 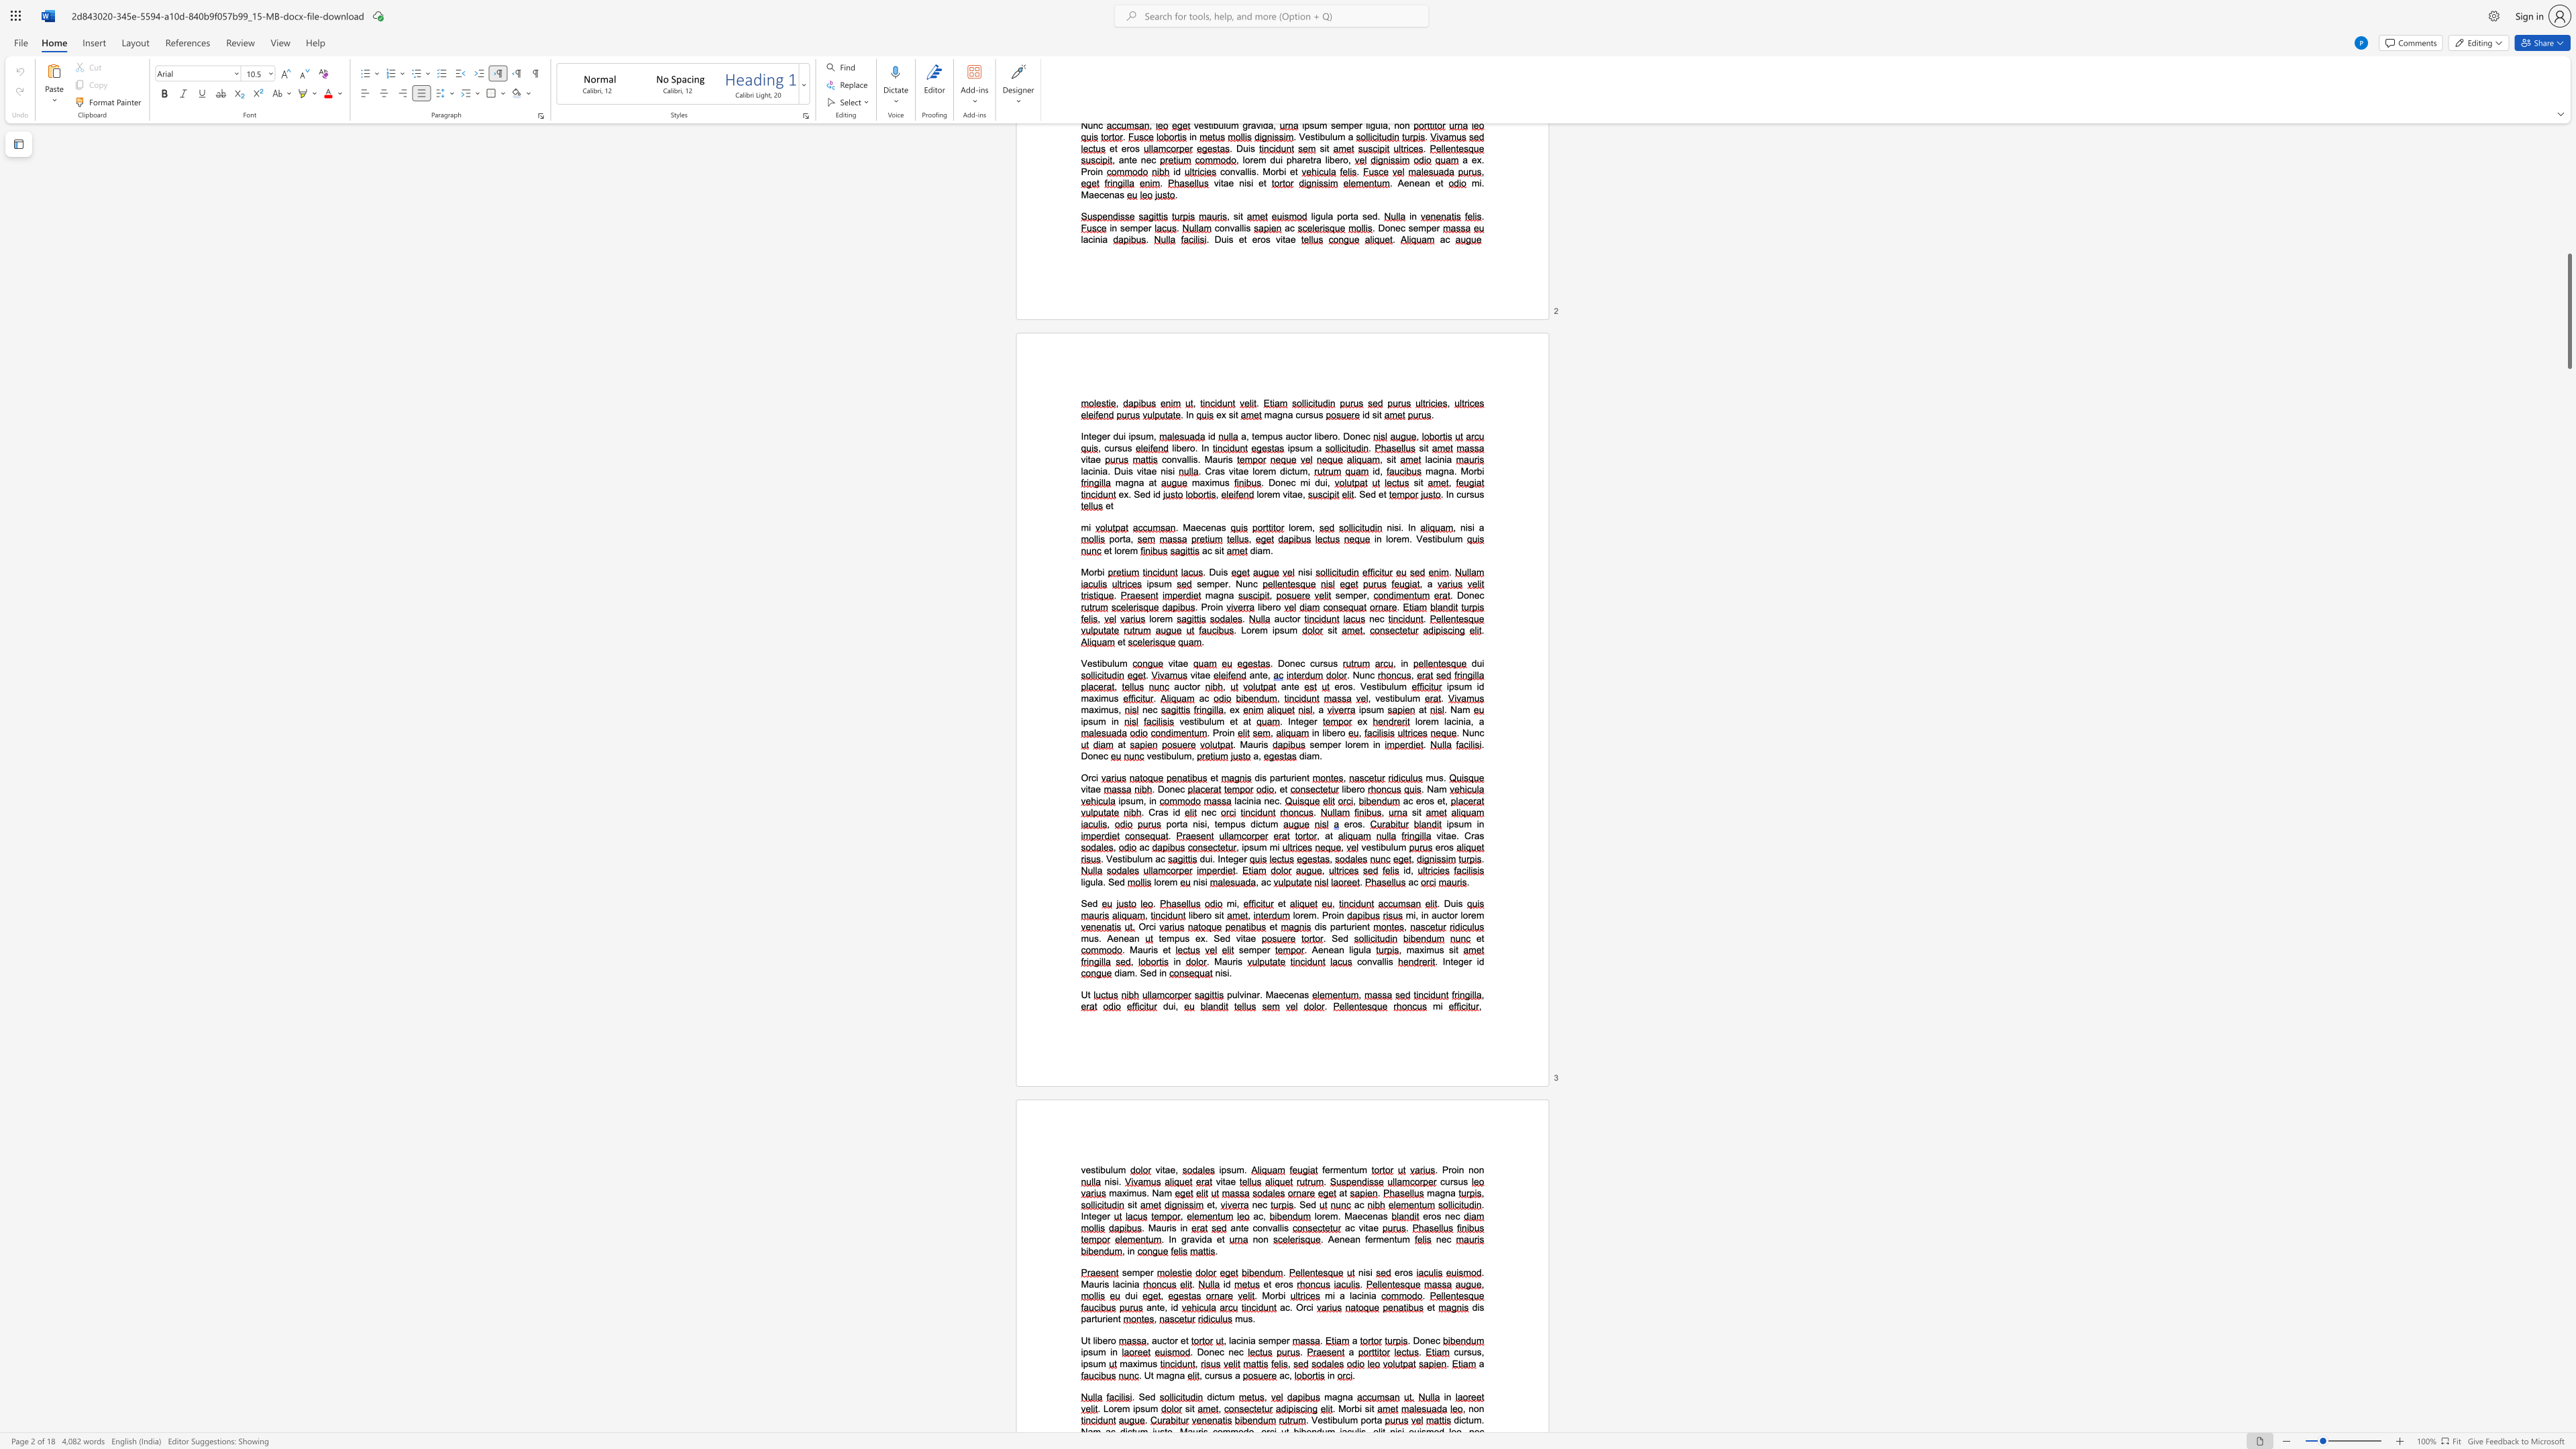 I want to click on the space between the continuous character "u" and "r" in the text, so click(x=1099, y=1283).